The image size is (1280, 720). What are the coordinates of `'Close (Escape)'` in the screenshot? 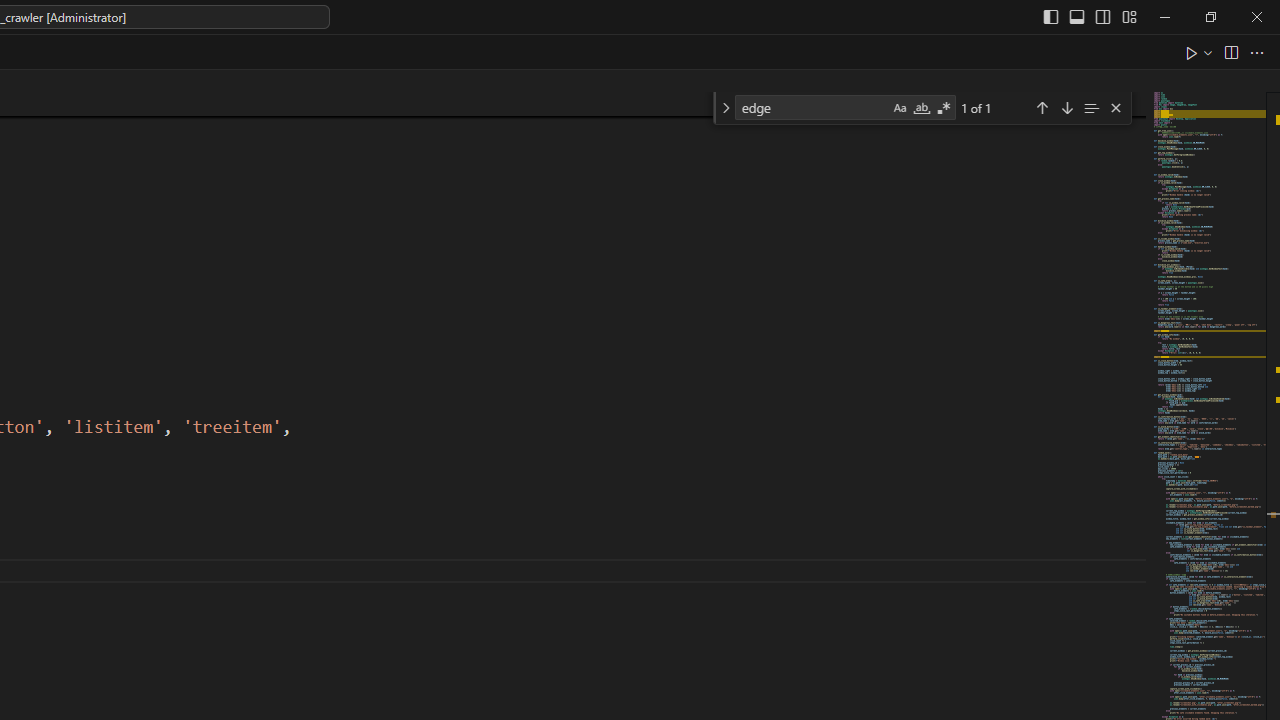 It's located at (1114, 108).